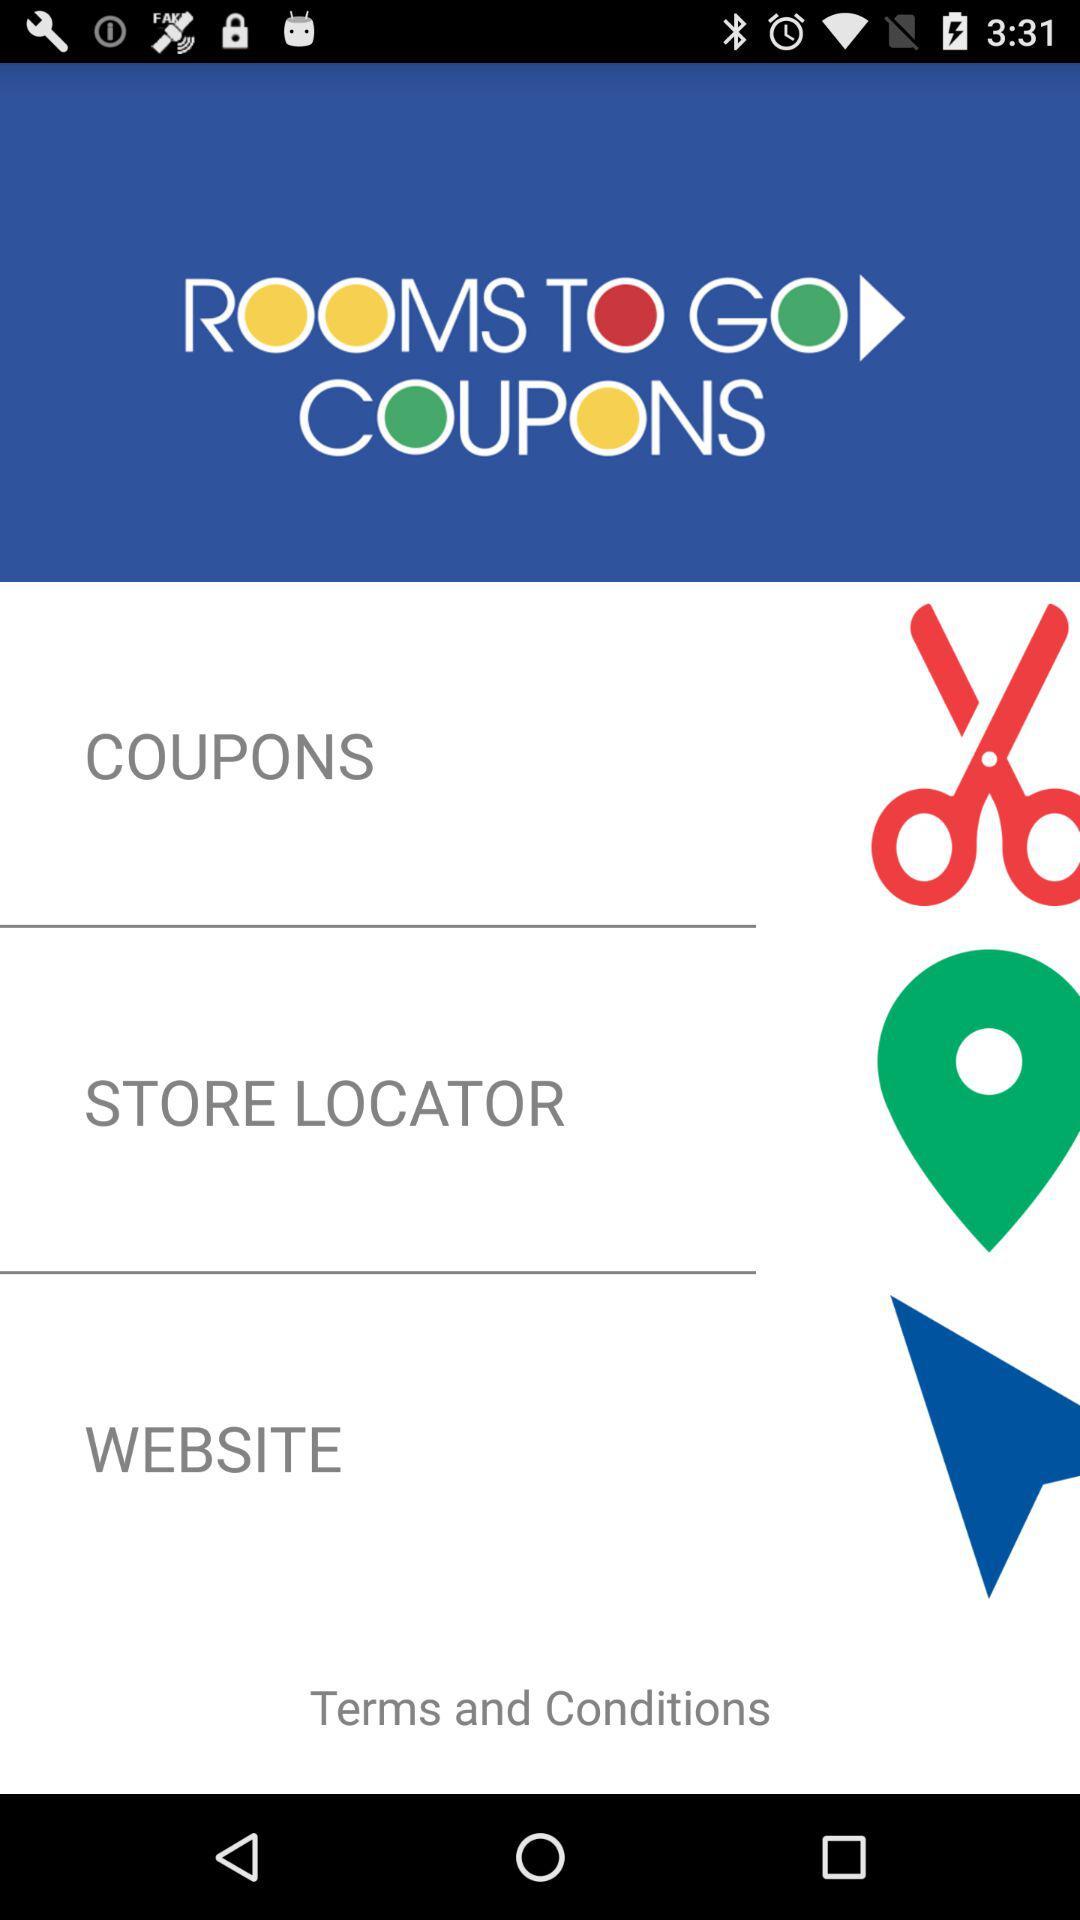  I want to click on button above terms and conditions item, so click(540, 1447).